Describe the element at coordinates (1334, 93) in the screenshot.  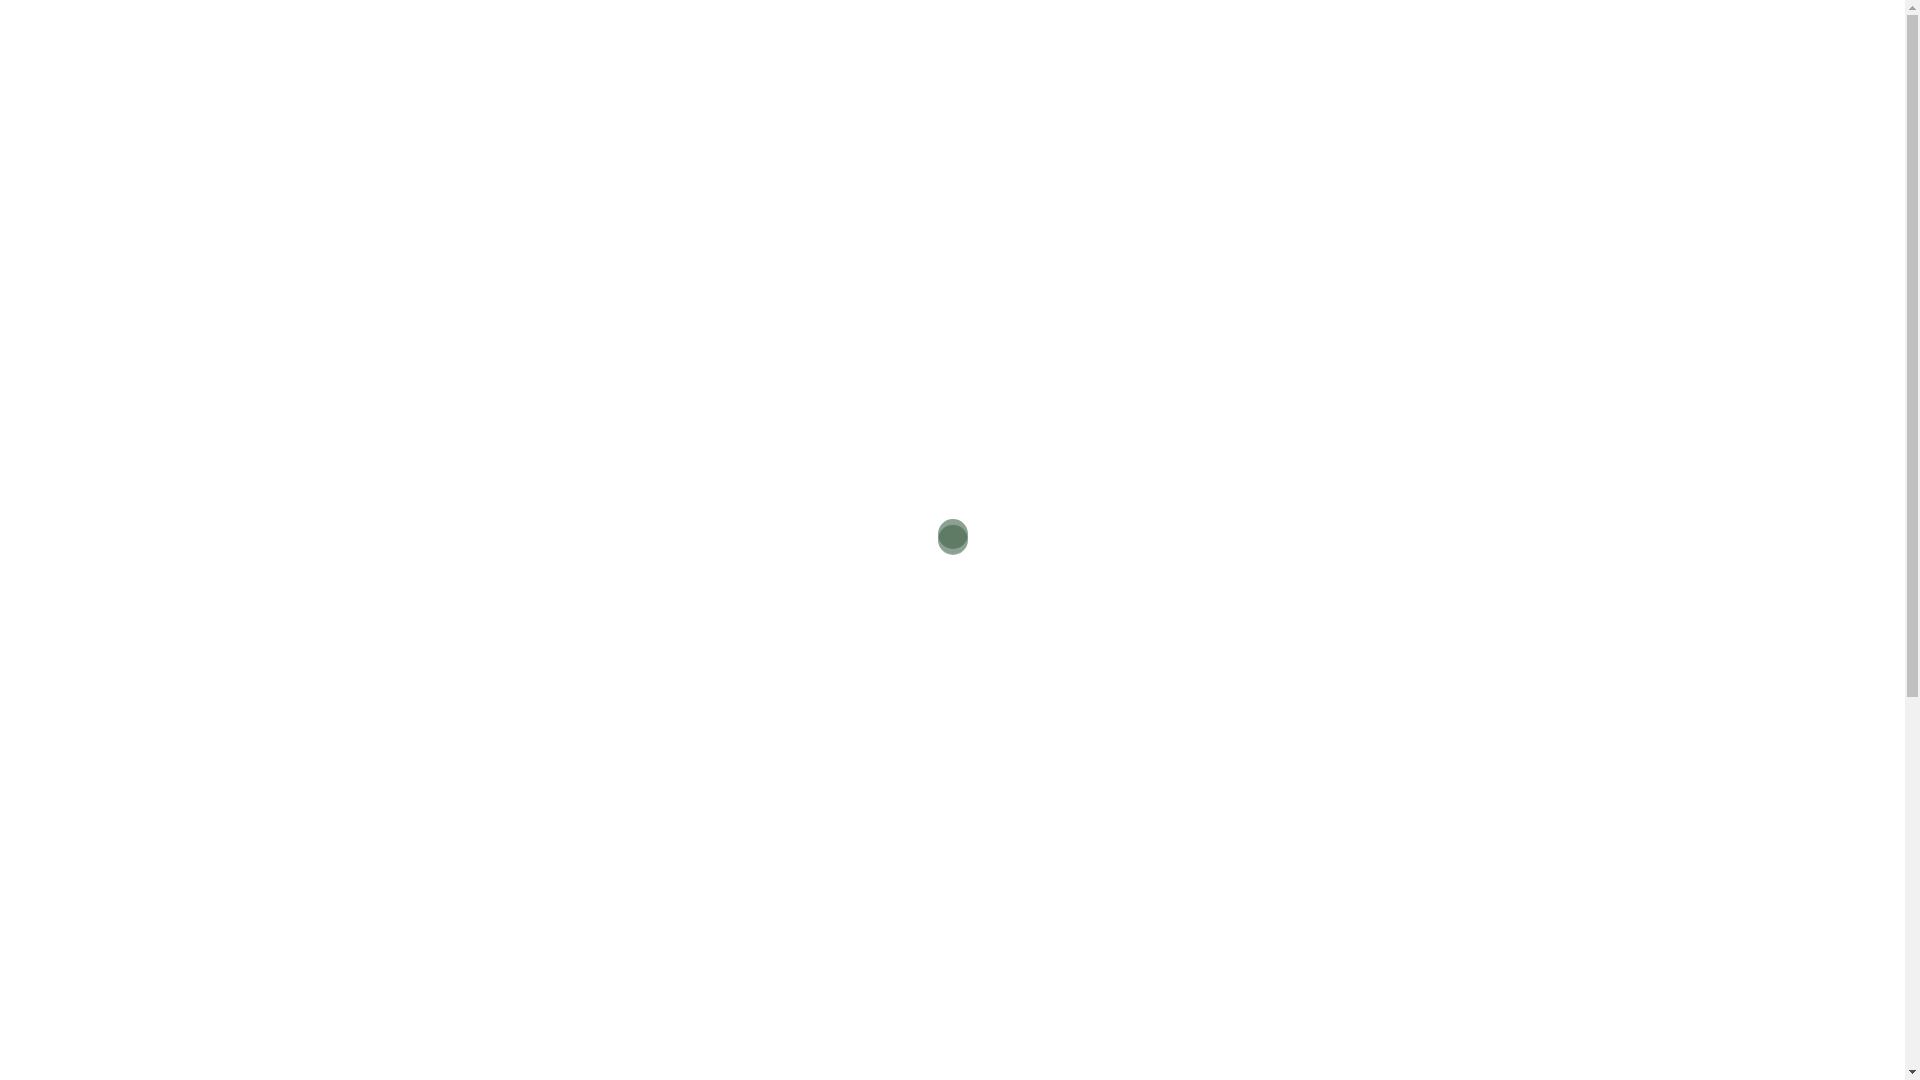
I see `'CALL NOW'` at that location.